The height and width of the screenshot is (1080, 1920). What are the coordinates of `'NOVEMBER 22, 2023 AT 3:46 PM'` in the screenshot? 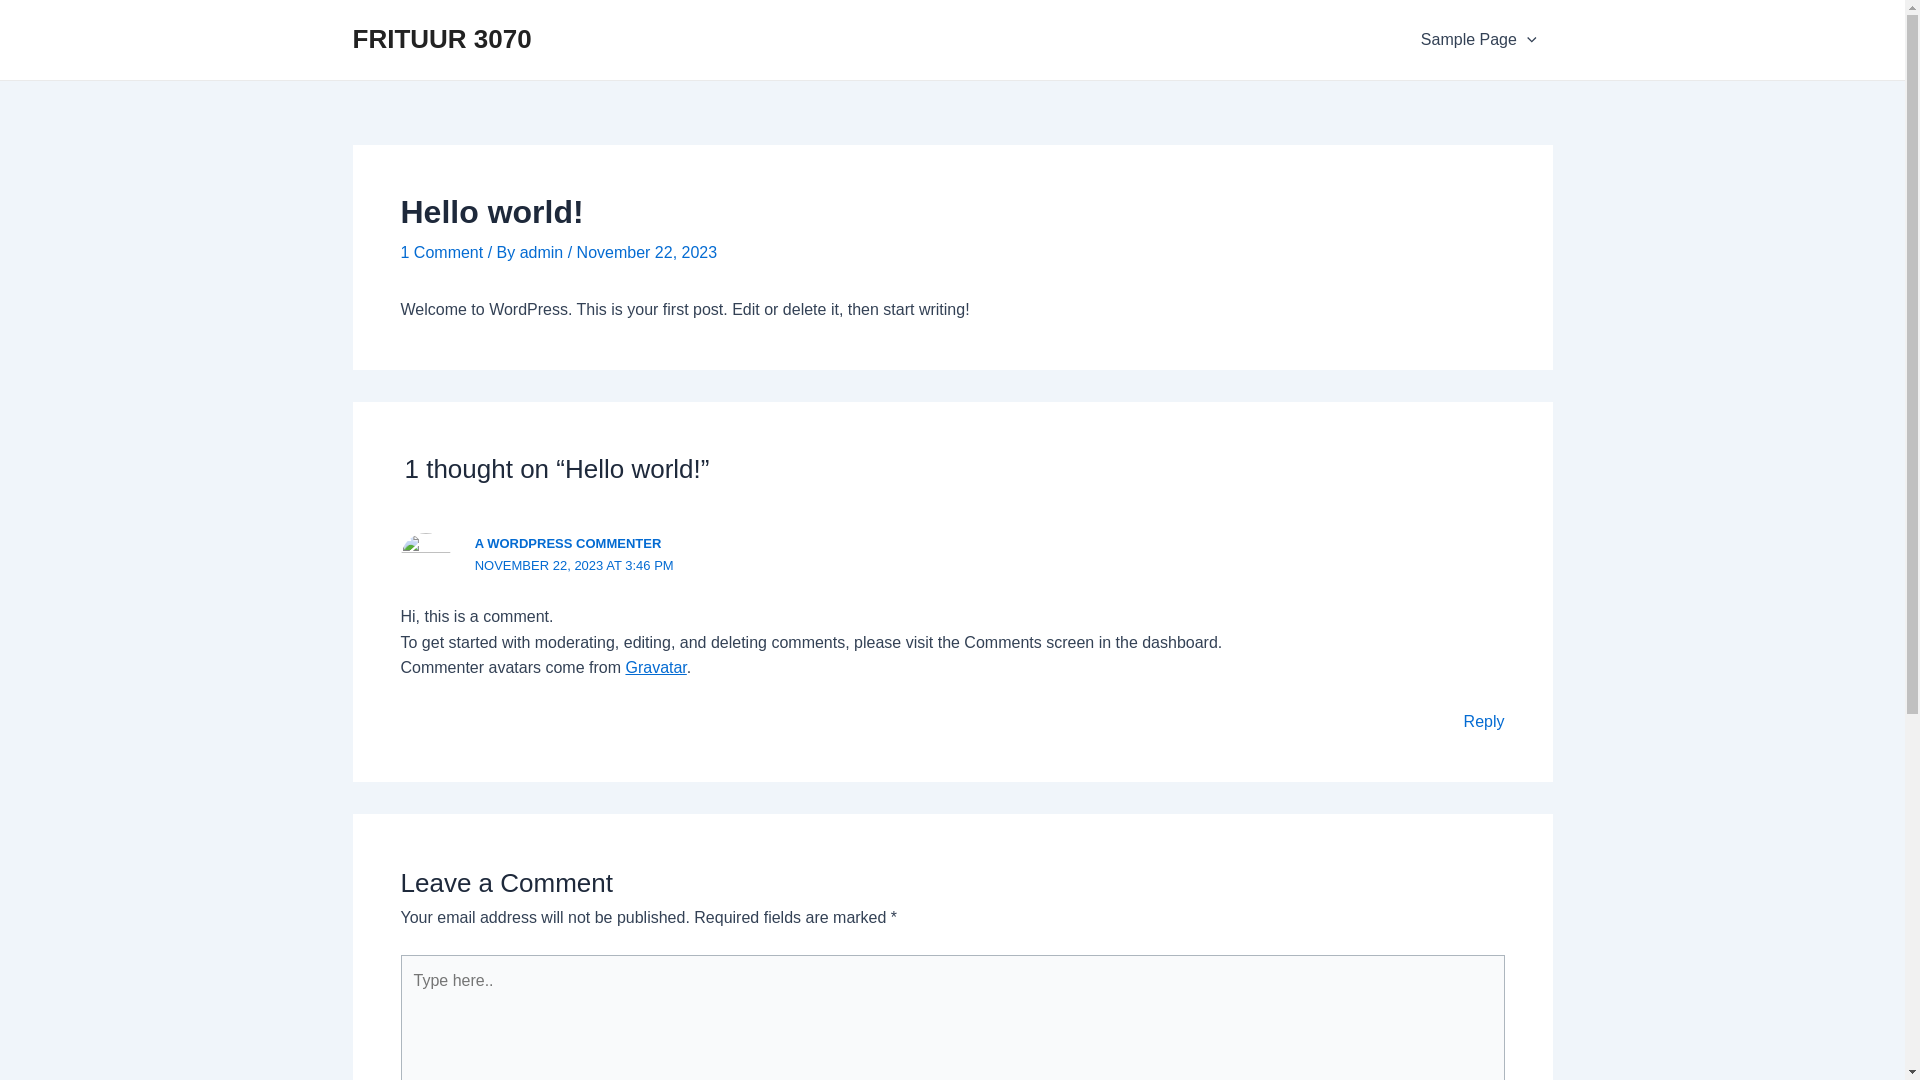 It's located at (573, 565).